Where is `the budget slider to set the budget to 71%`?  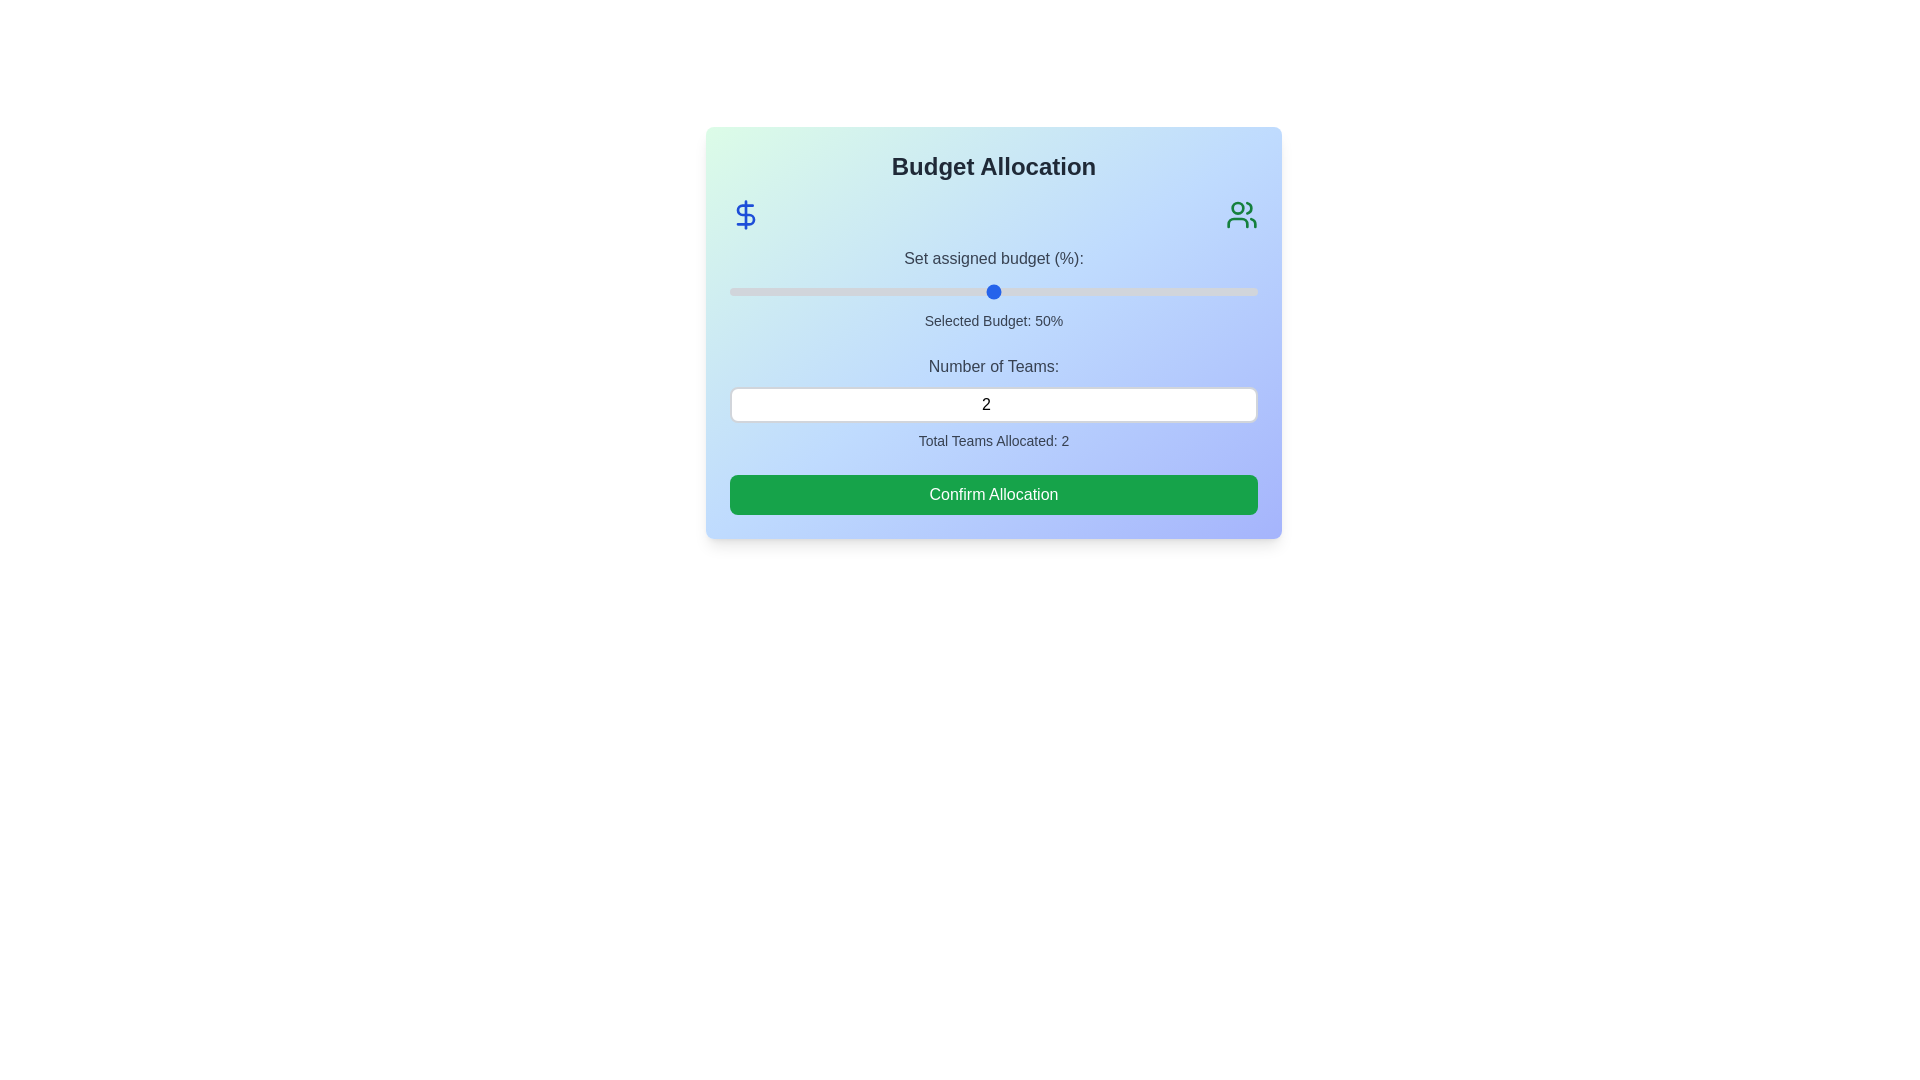 the budget slider to set the budget to 71% is located at coordinates (1103, 292).